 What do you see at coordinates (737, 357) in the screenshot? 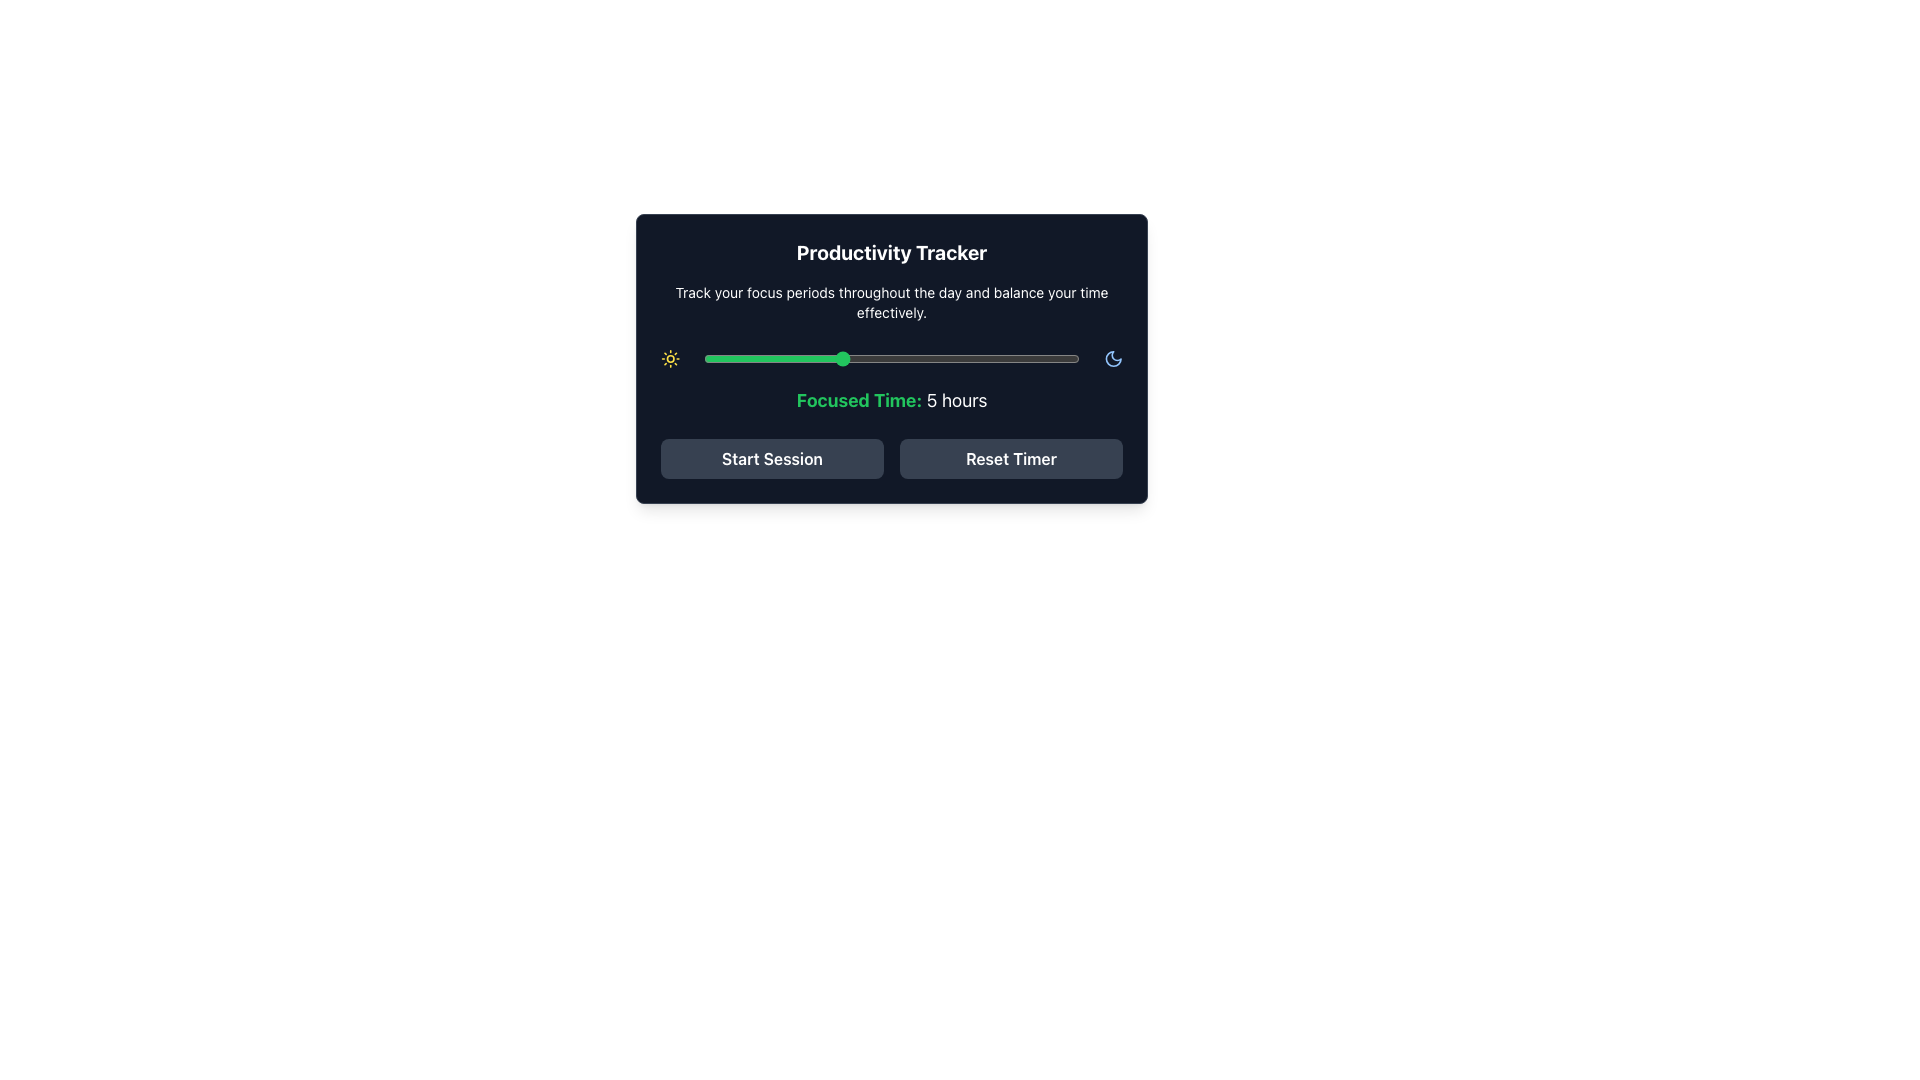
I see `the slider value` at bounding box center [737, 357].